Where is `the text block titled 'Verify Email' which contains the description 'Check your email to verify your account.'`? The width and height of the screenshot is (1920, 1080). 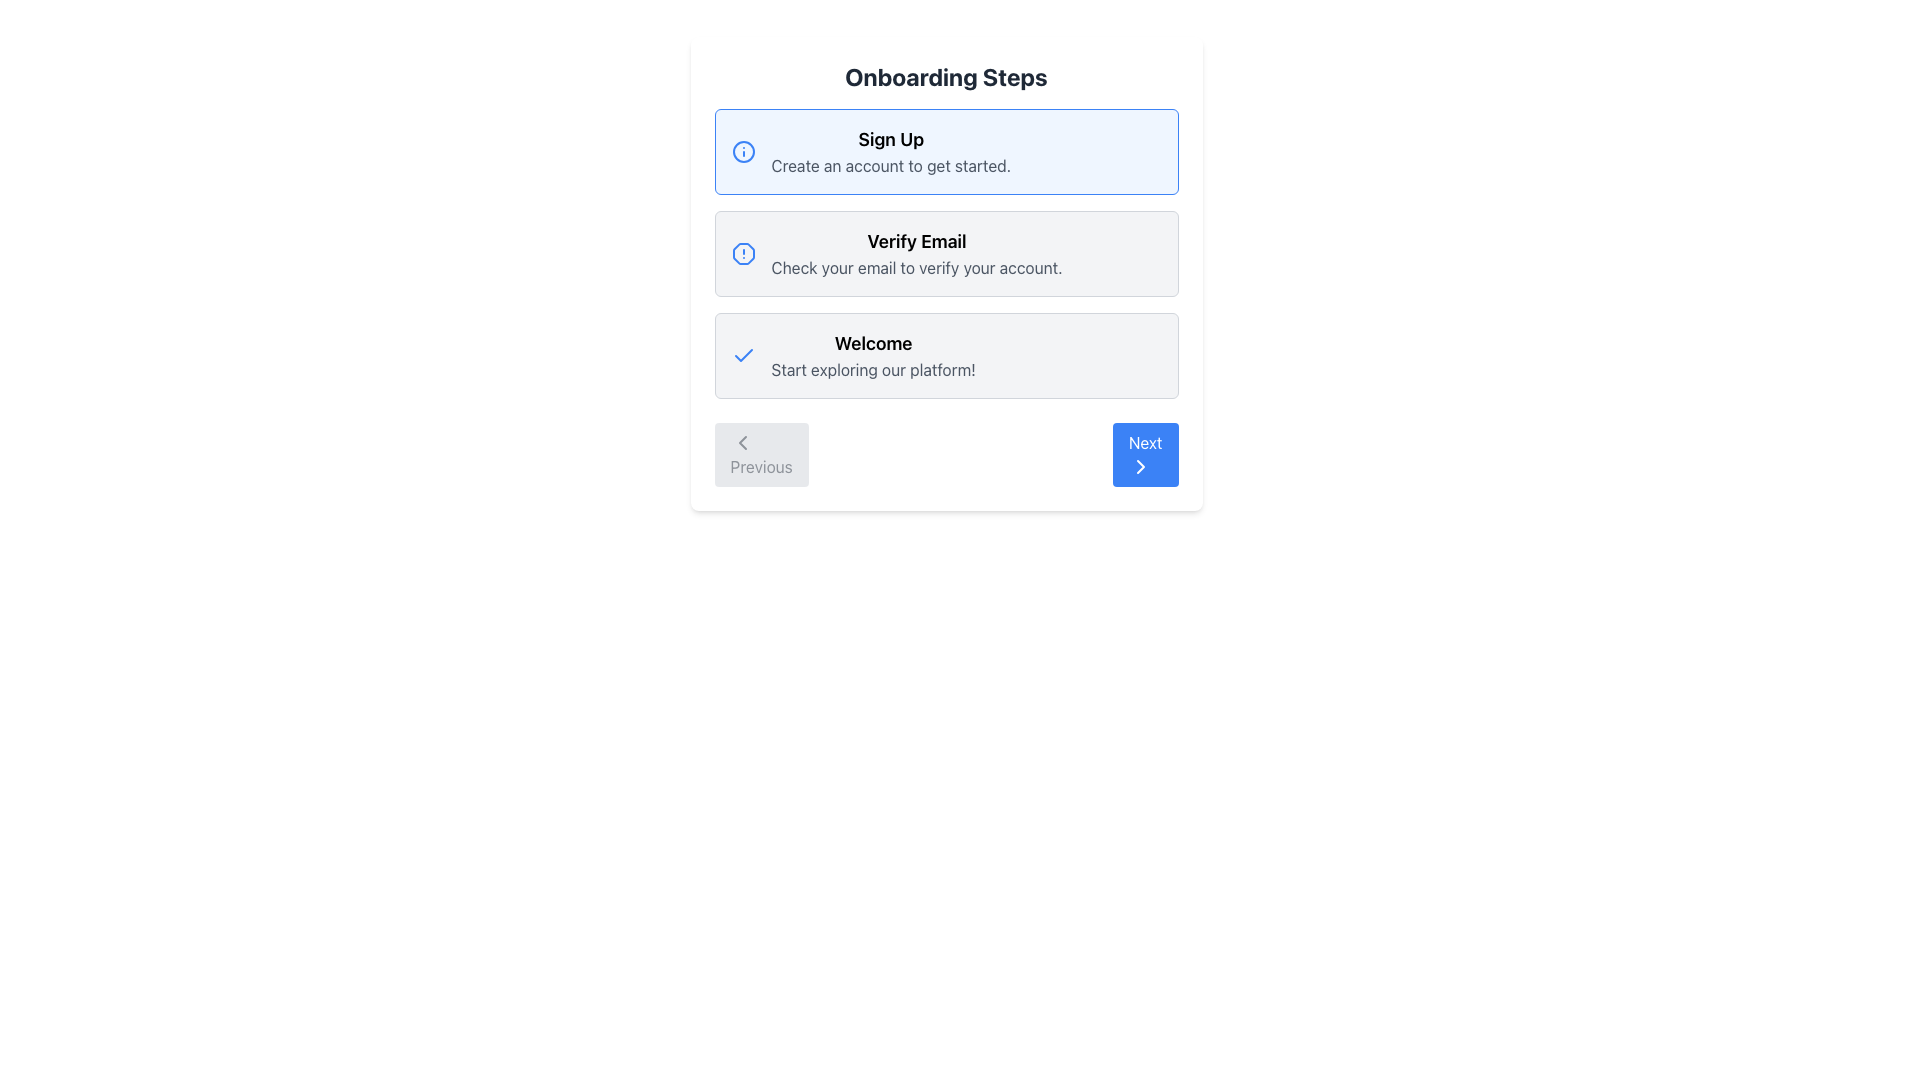 the text block titled 'Verify Email' which contains the description 'Check your email to verify your account.' is located at coordinates (945, 253).